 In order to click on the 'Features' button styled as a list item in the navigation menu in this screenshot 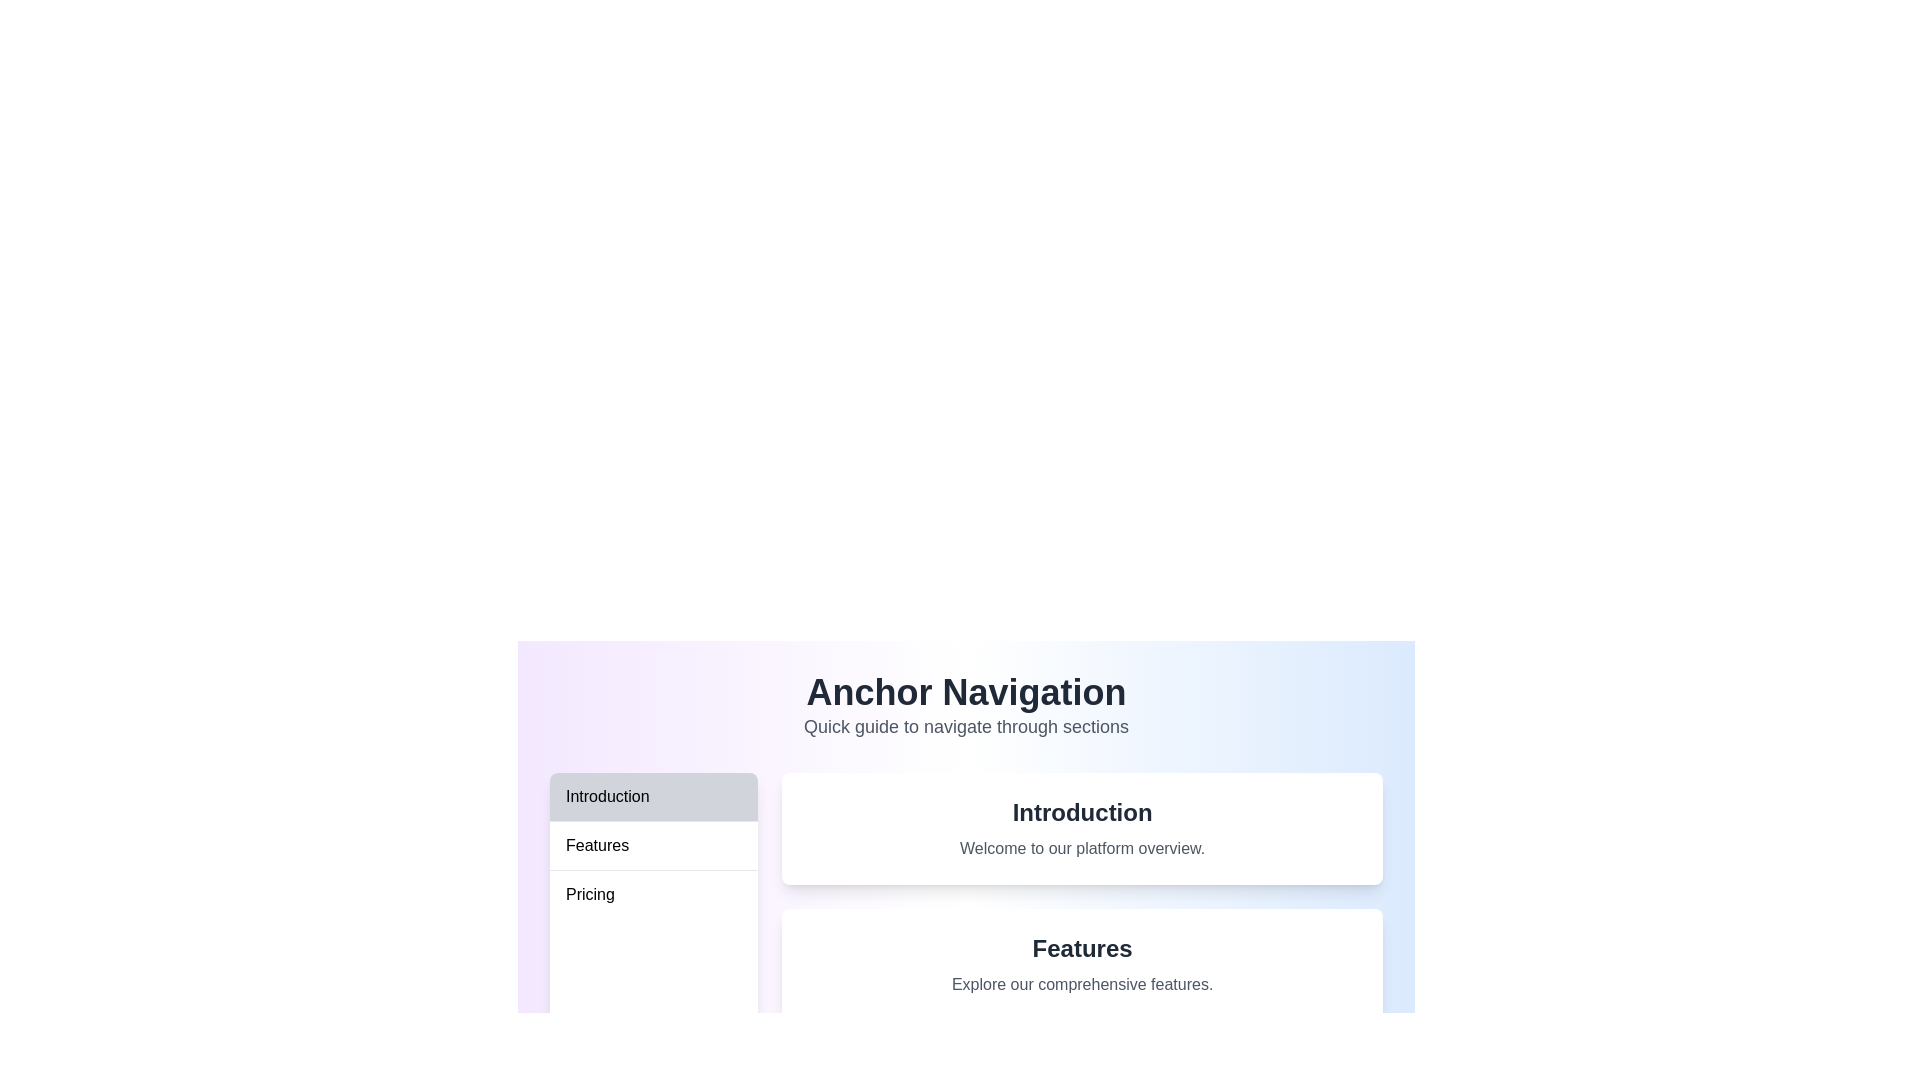, I will do `click(654, 845)`.